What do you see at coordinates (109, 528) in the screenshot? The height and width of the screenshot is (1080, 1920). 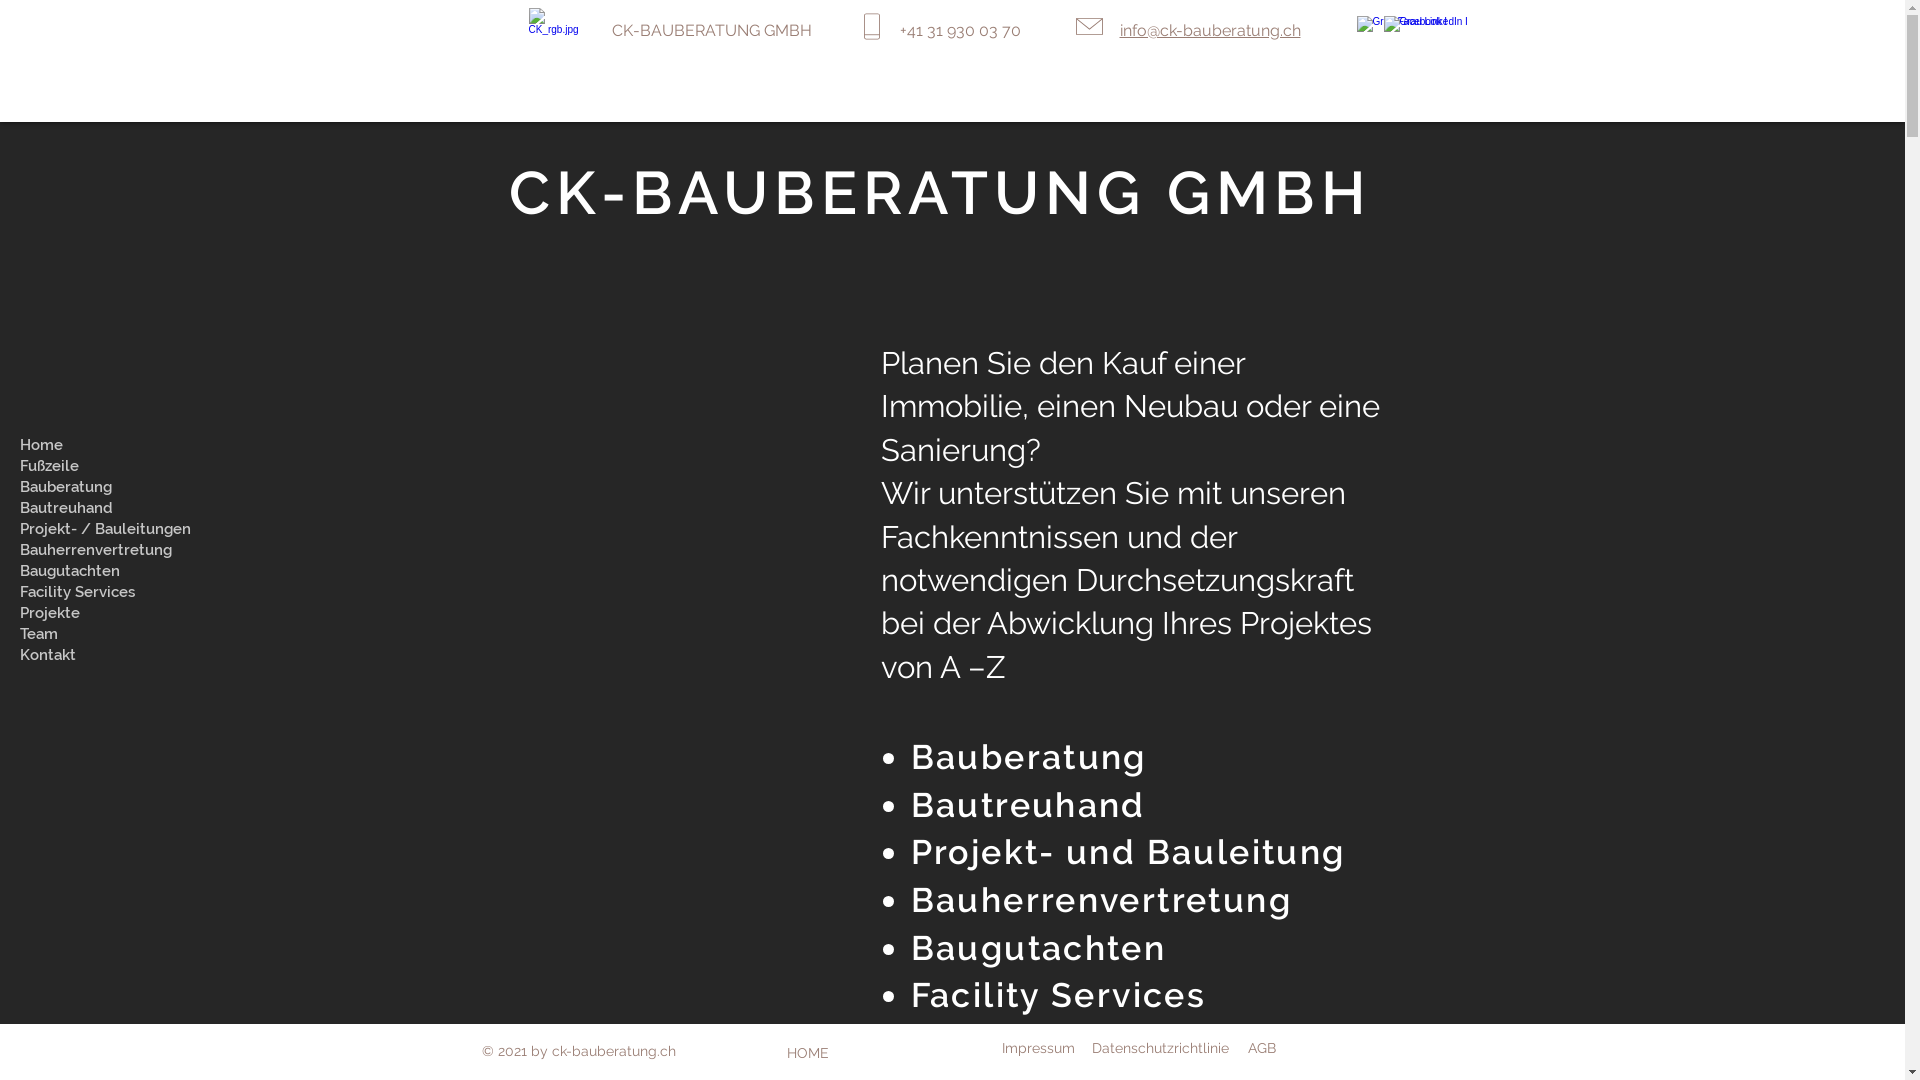 I see `'Projekt- / Bauleitungen'` at bounding box center [109, 528].